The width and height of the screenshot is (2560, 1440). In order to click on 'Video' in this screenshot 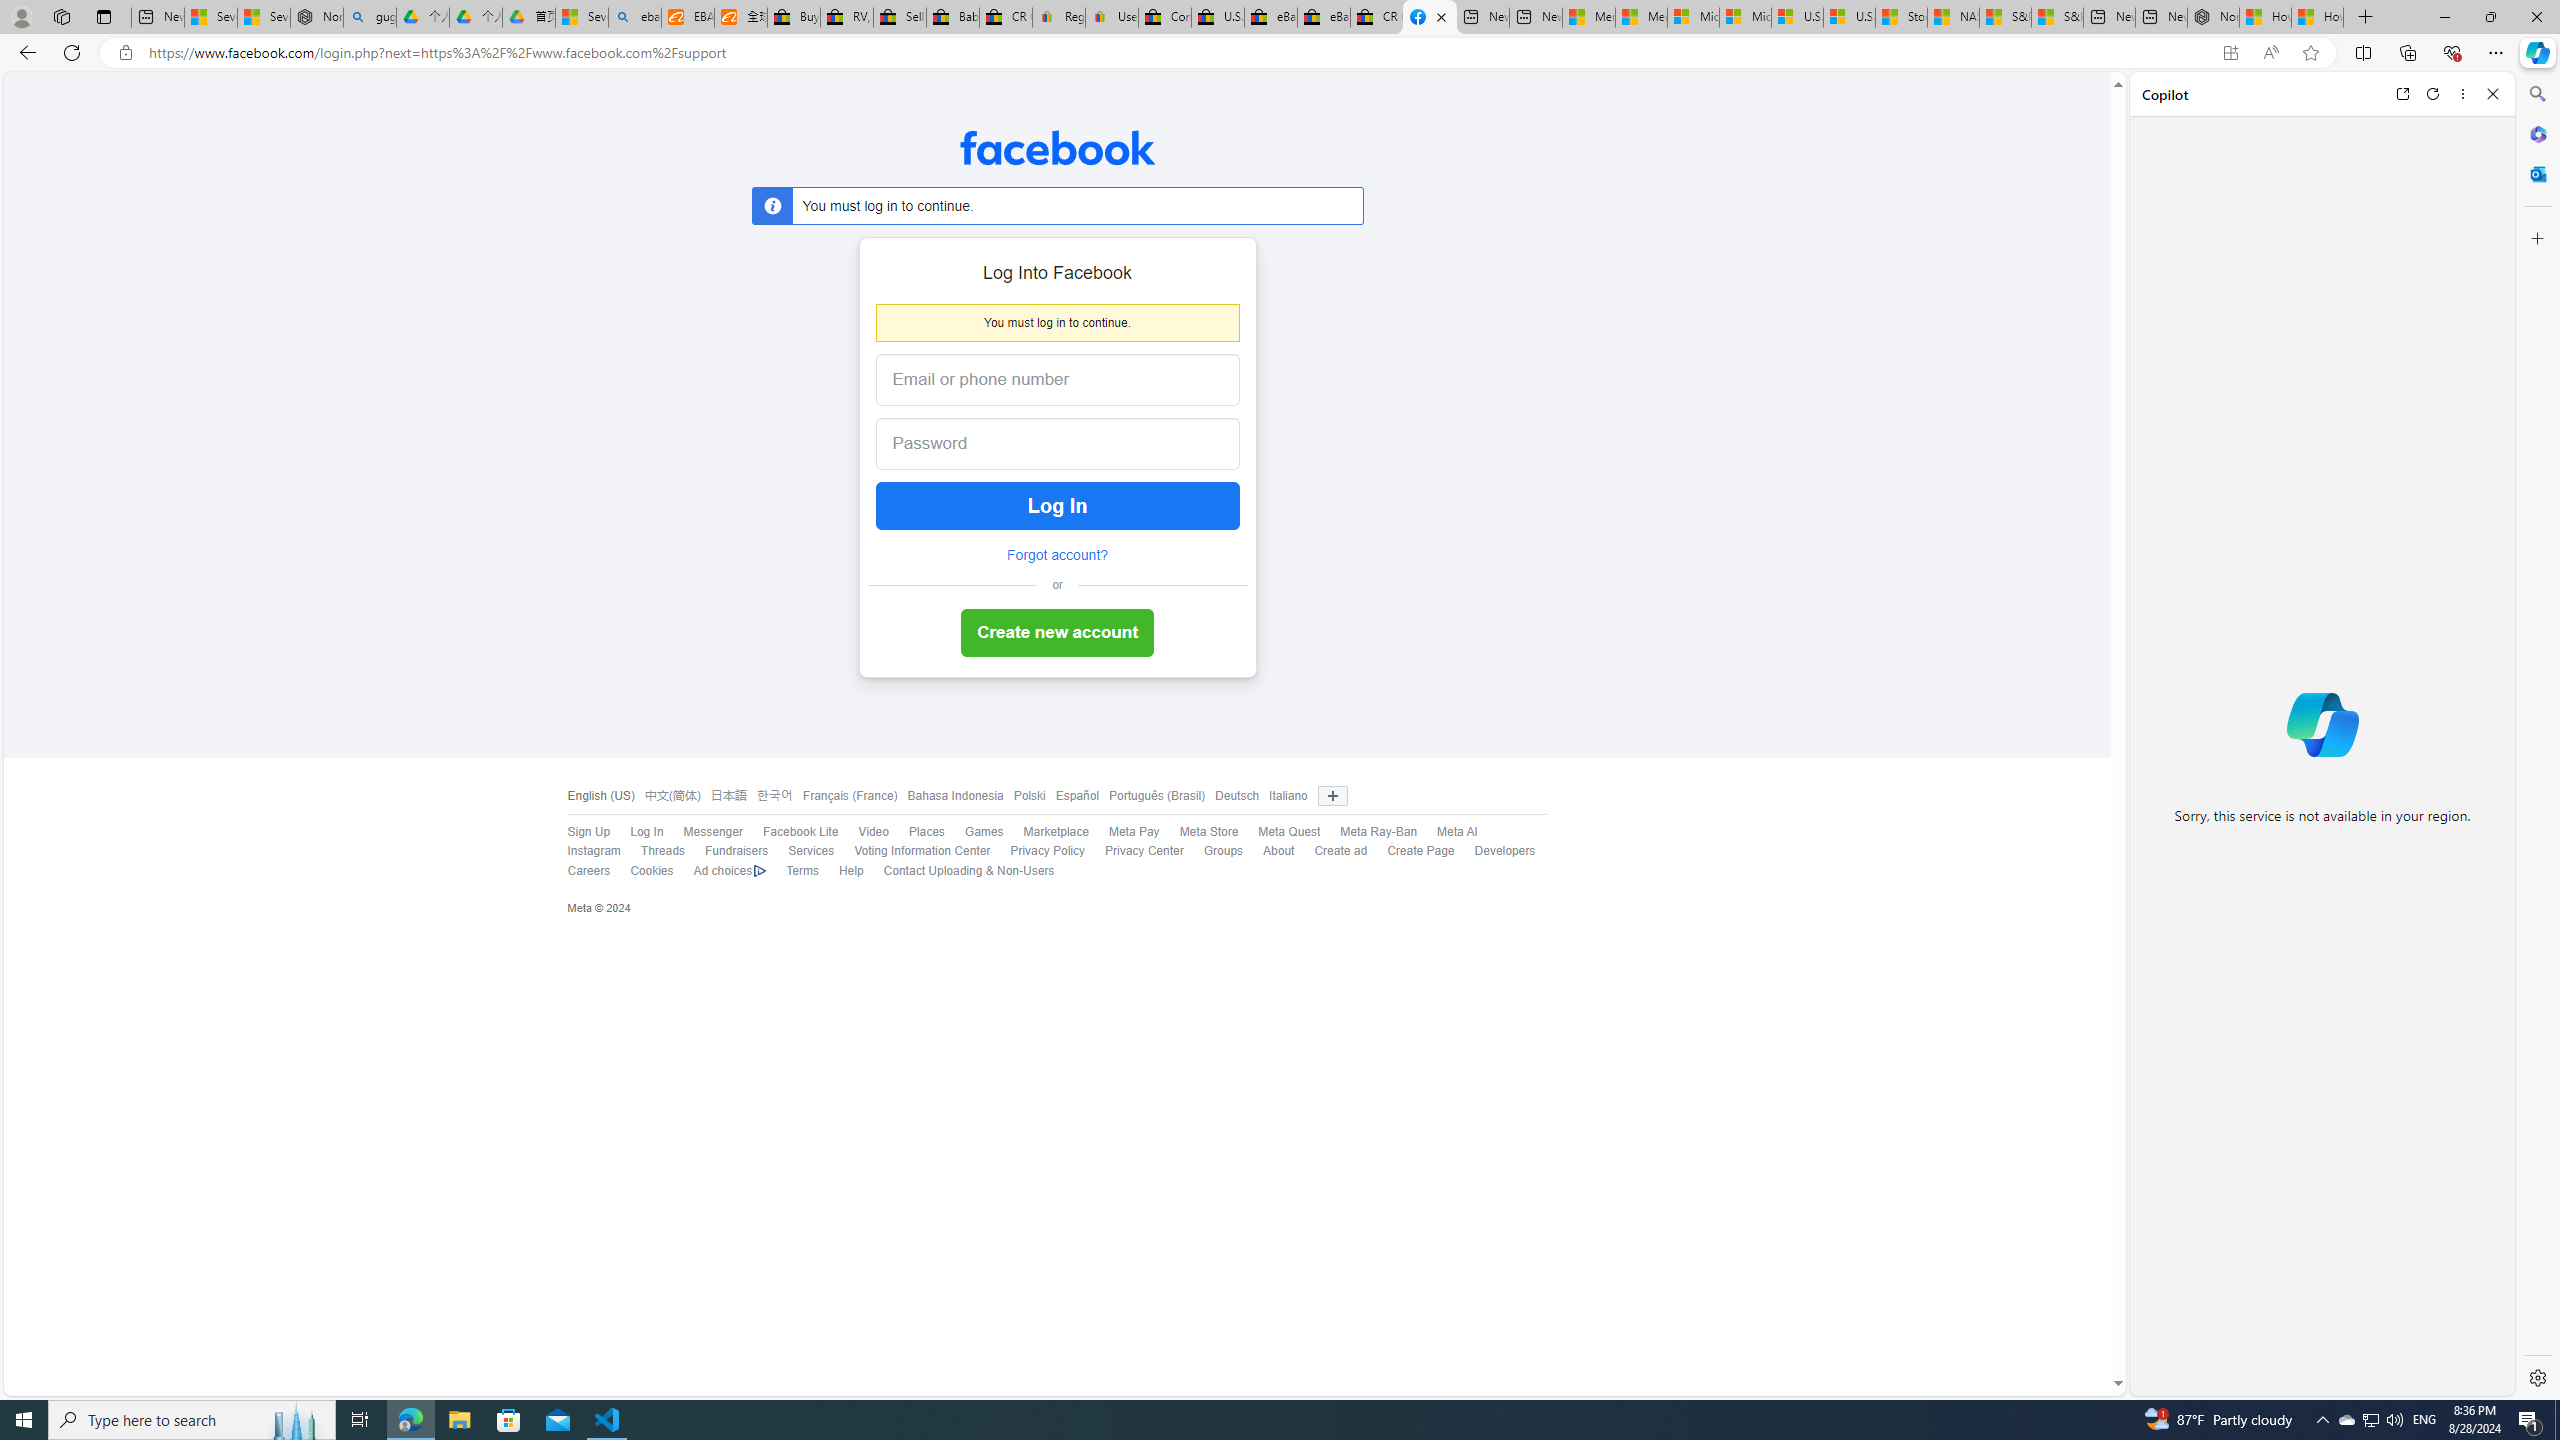, I will do `click(861, 832)`.